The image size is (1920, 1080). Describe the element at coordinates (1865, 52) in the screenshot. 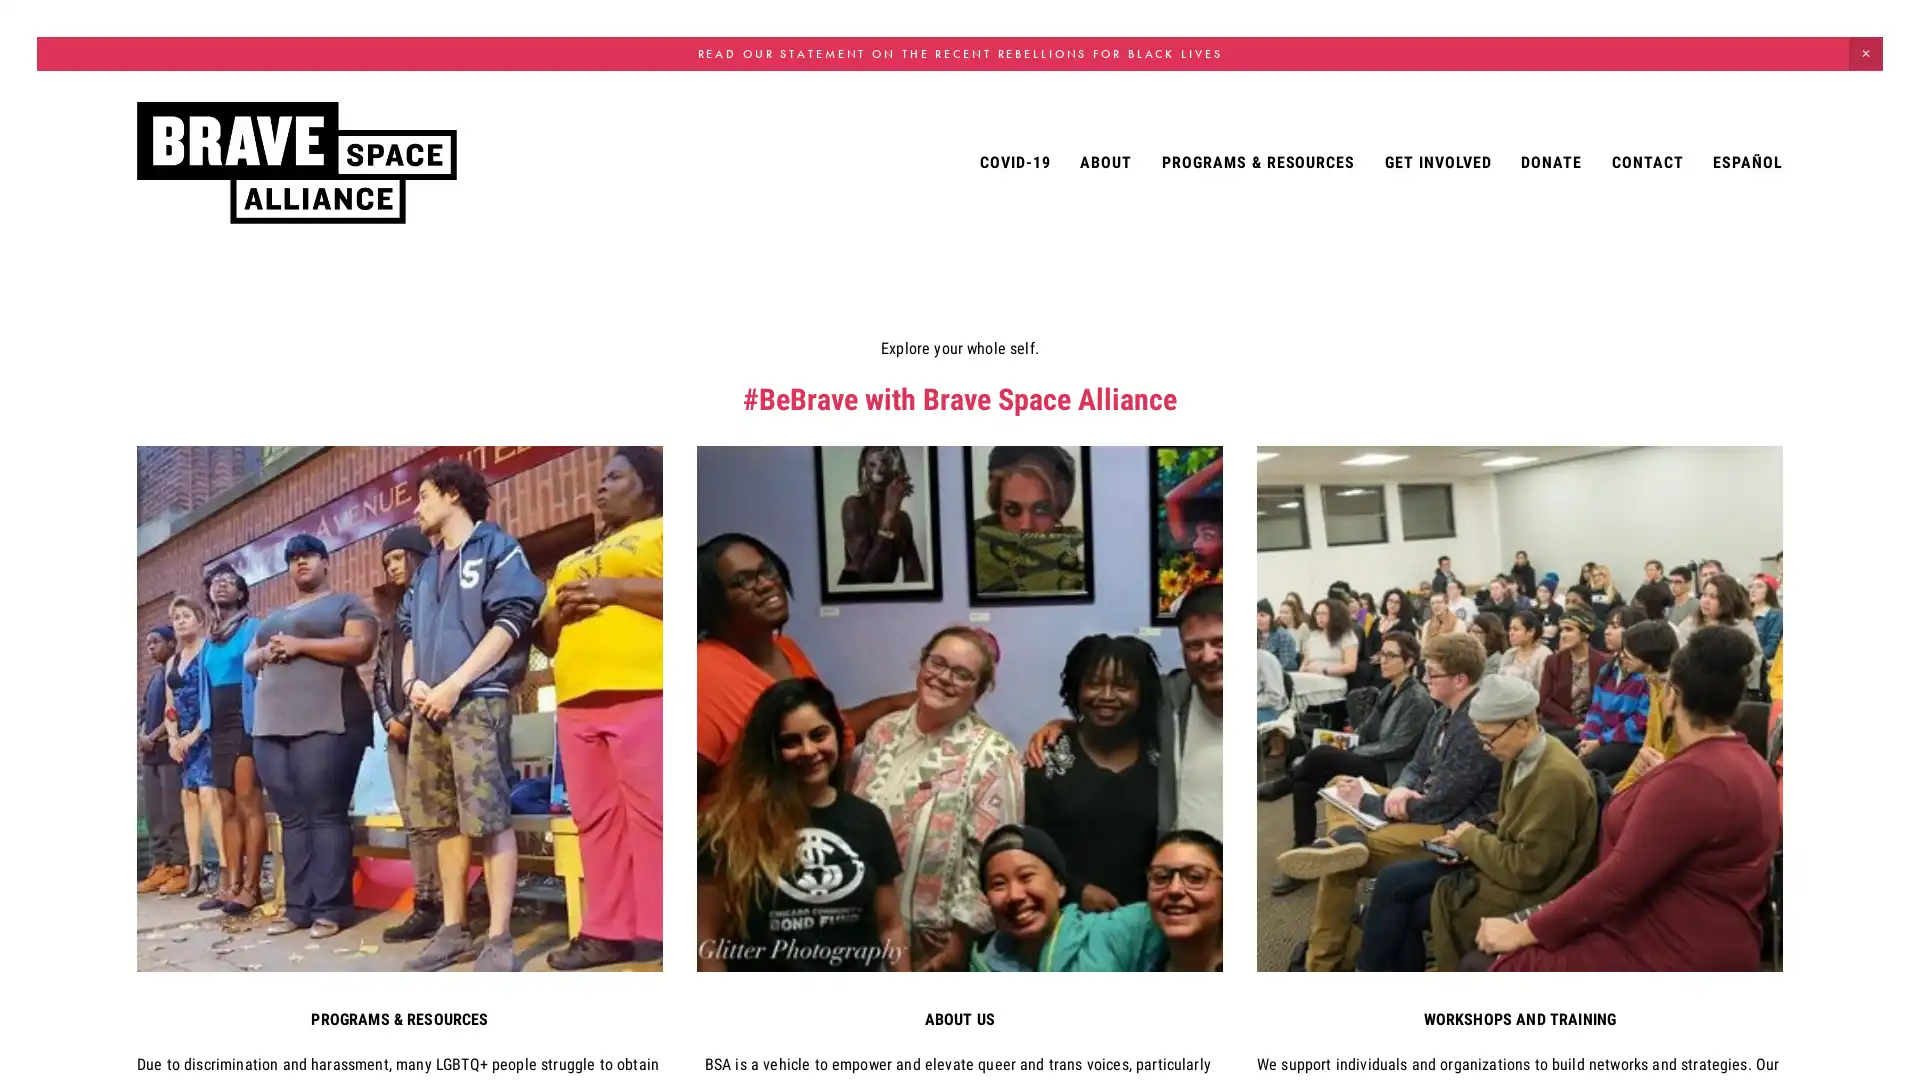

I see `Close Announcement` at that location.